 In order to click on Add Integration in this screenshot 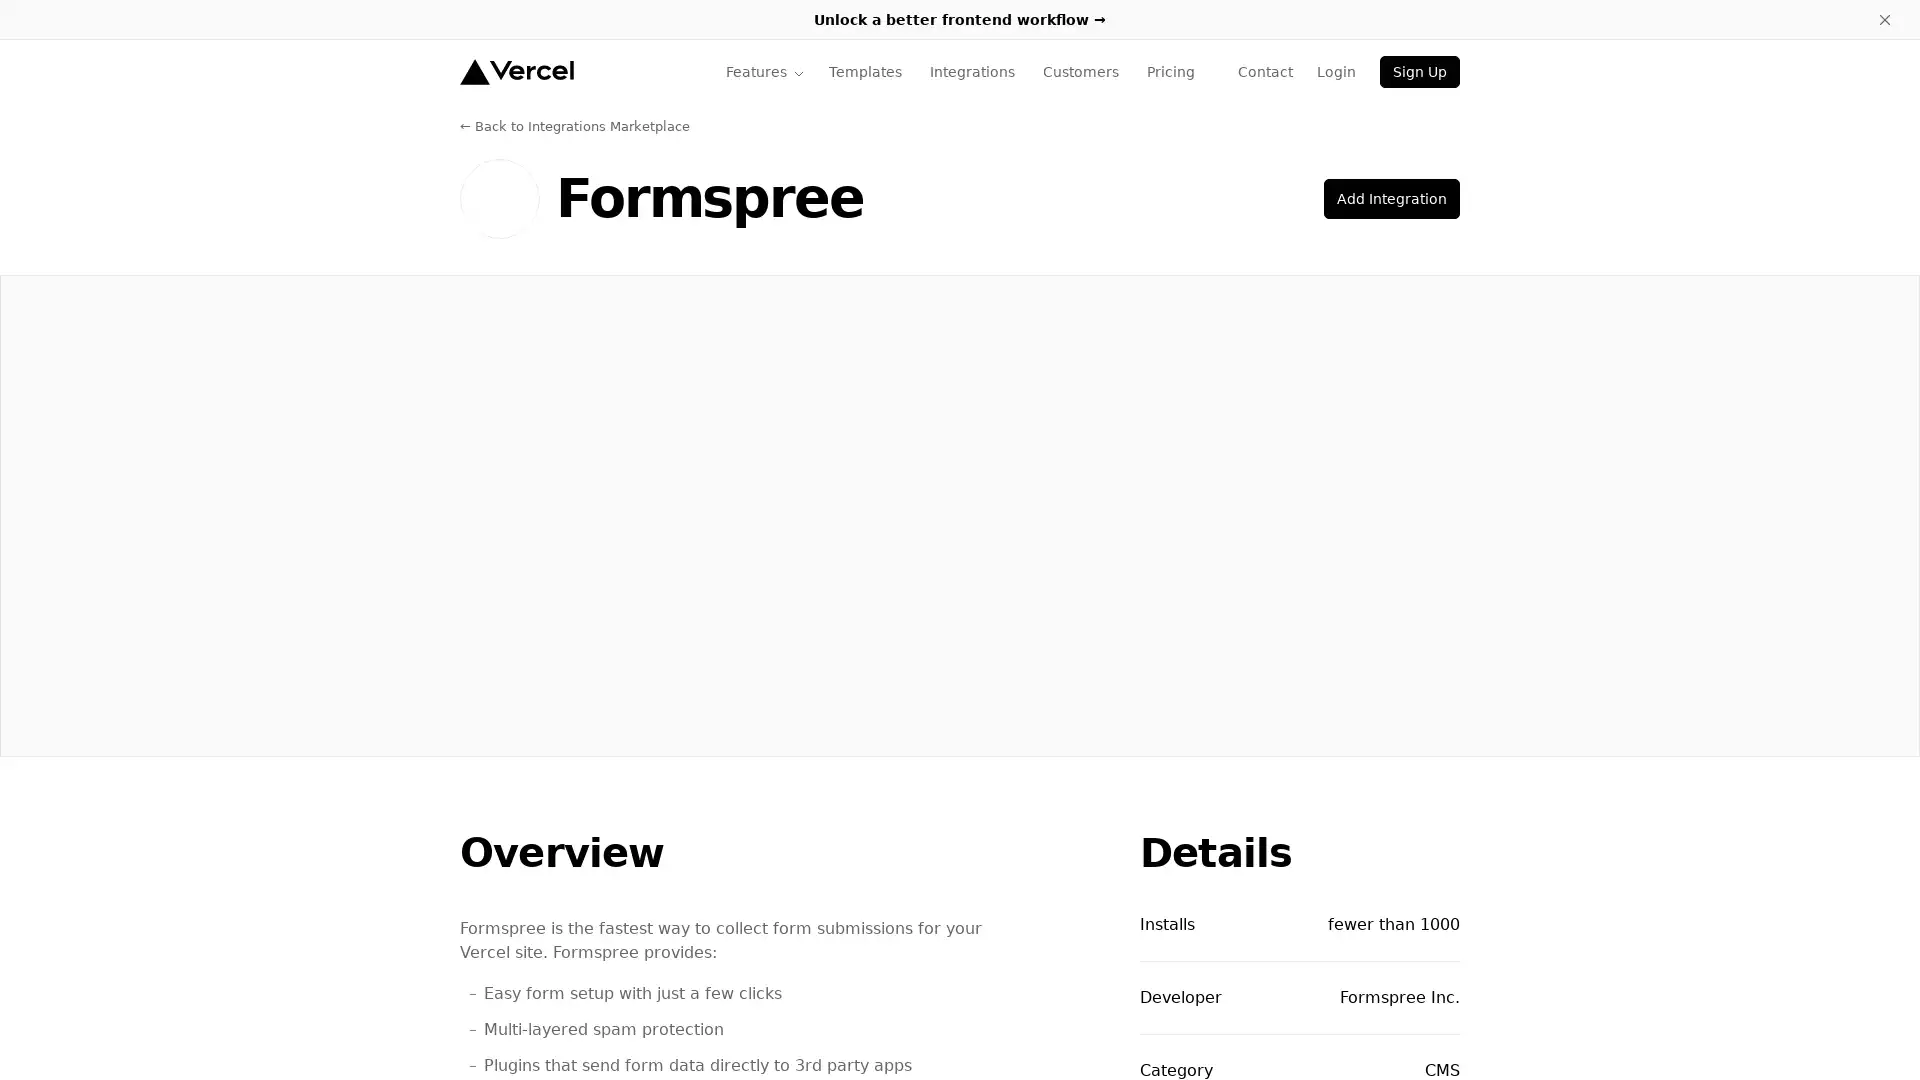, I will do `click(1391, 199)`.